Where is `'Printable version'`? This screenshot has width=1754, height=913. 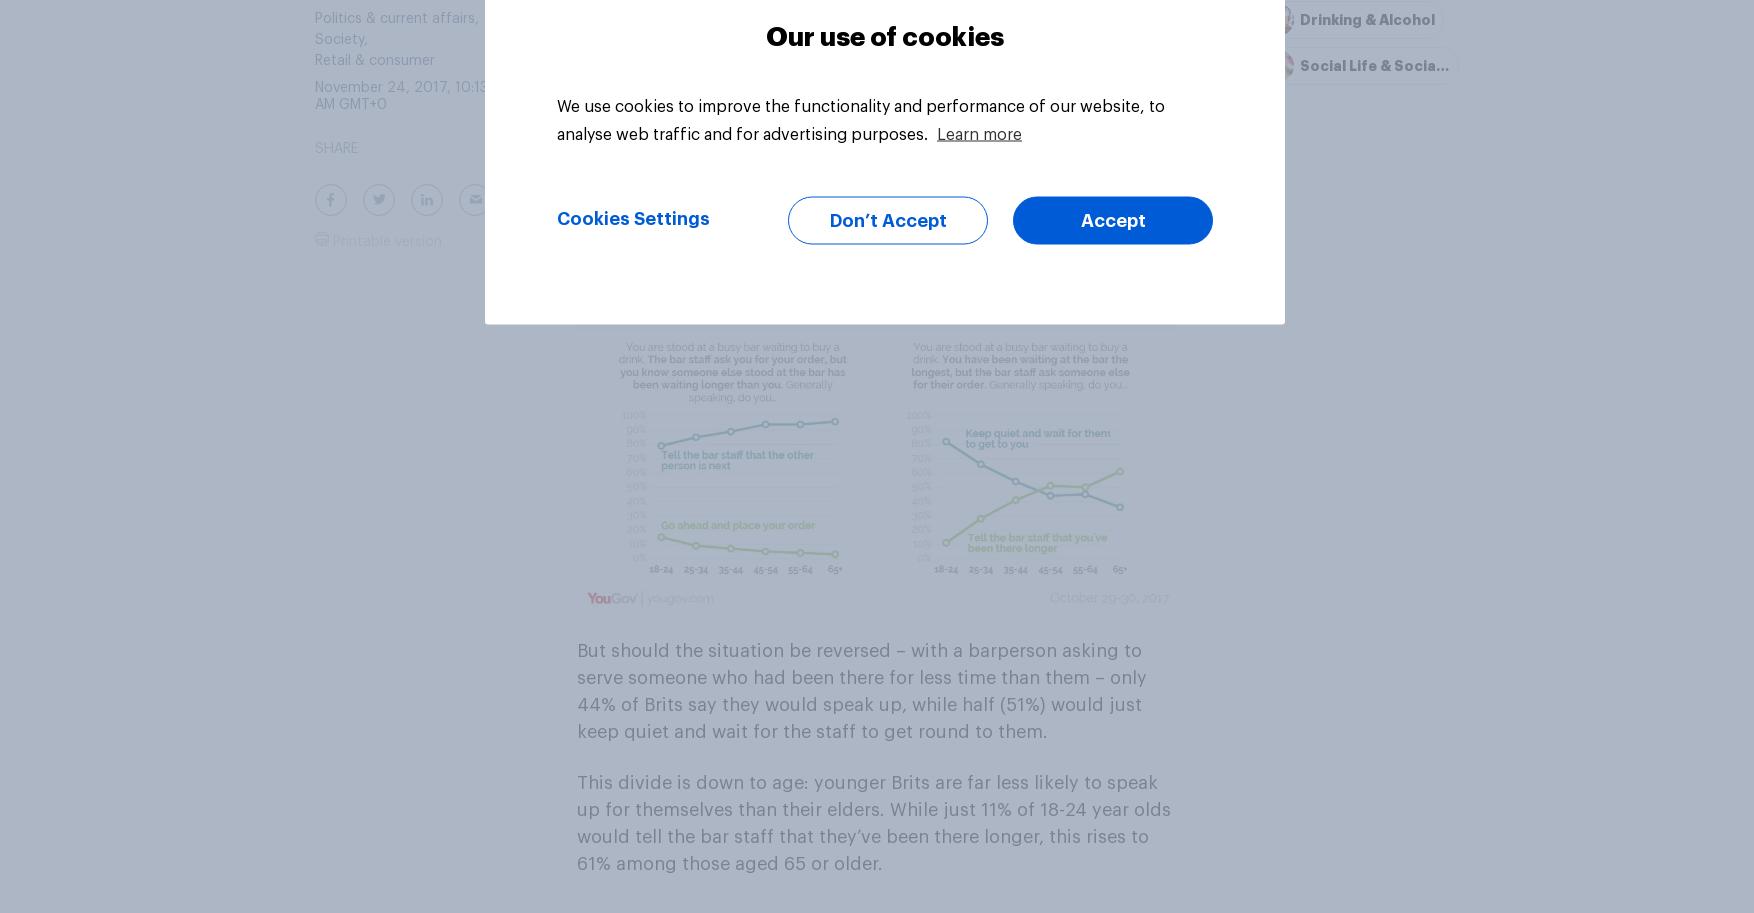
'Printable version' is located at coordinates (385, 240).